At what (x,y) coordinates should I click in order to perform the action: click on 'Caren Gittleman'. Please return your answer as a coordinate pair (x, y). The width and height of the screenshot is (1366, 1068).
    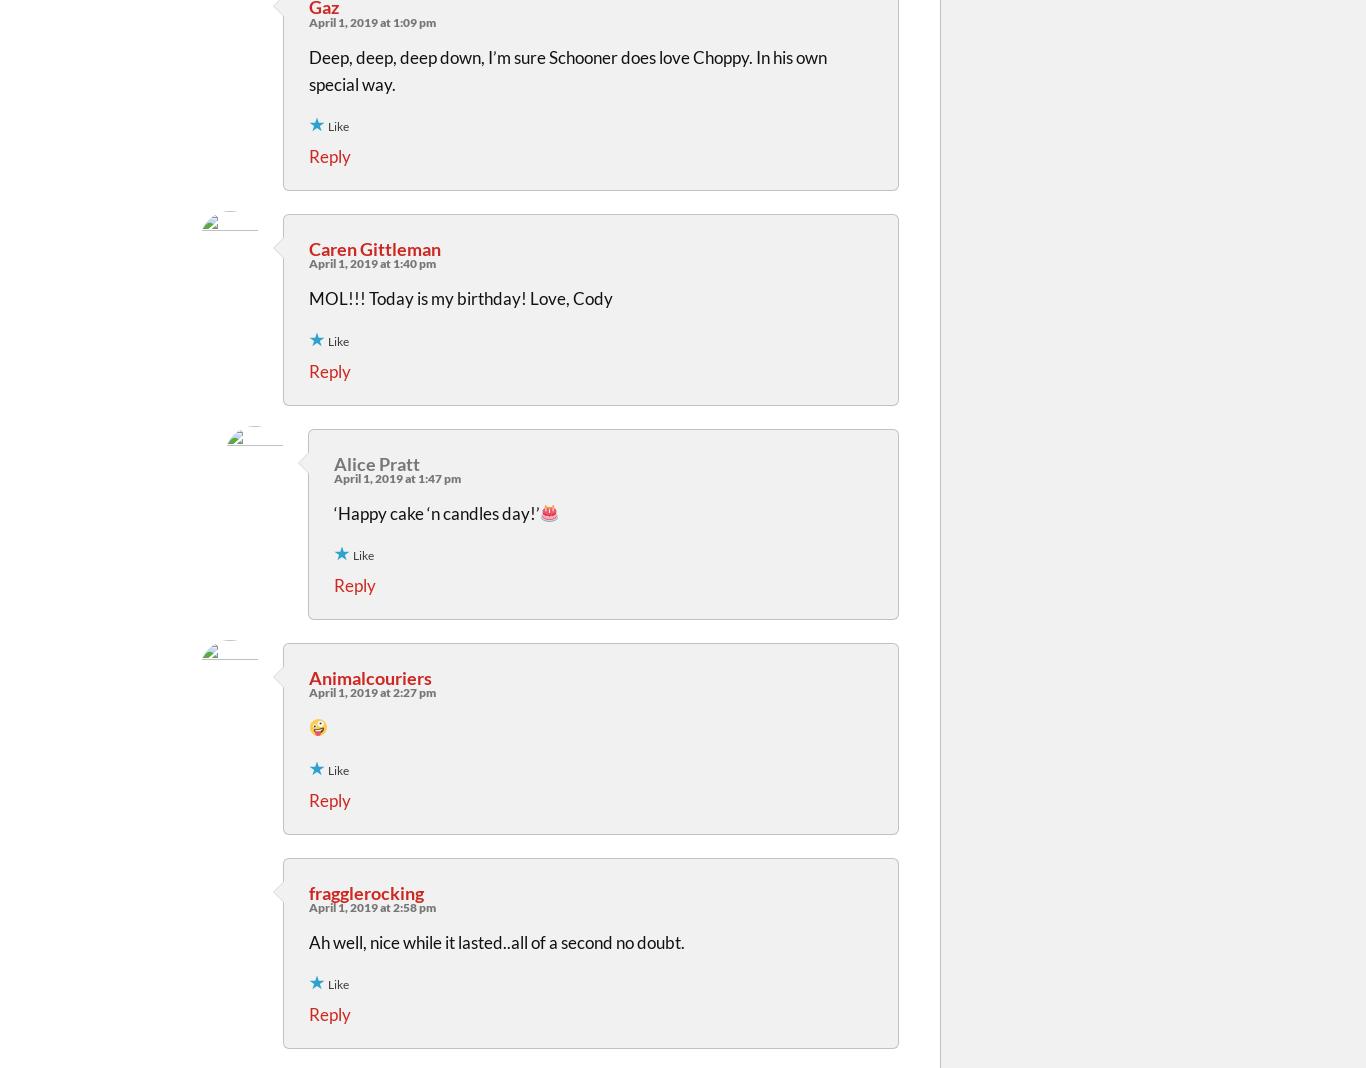
    Looking at the image, I should click on (373, 248).